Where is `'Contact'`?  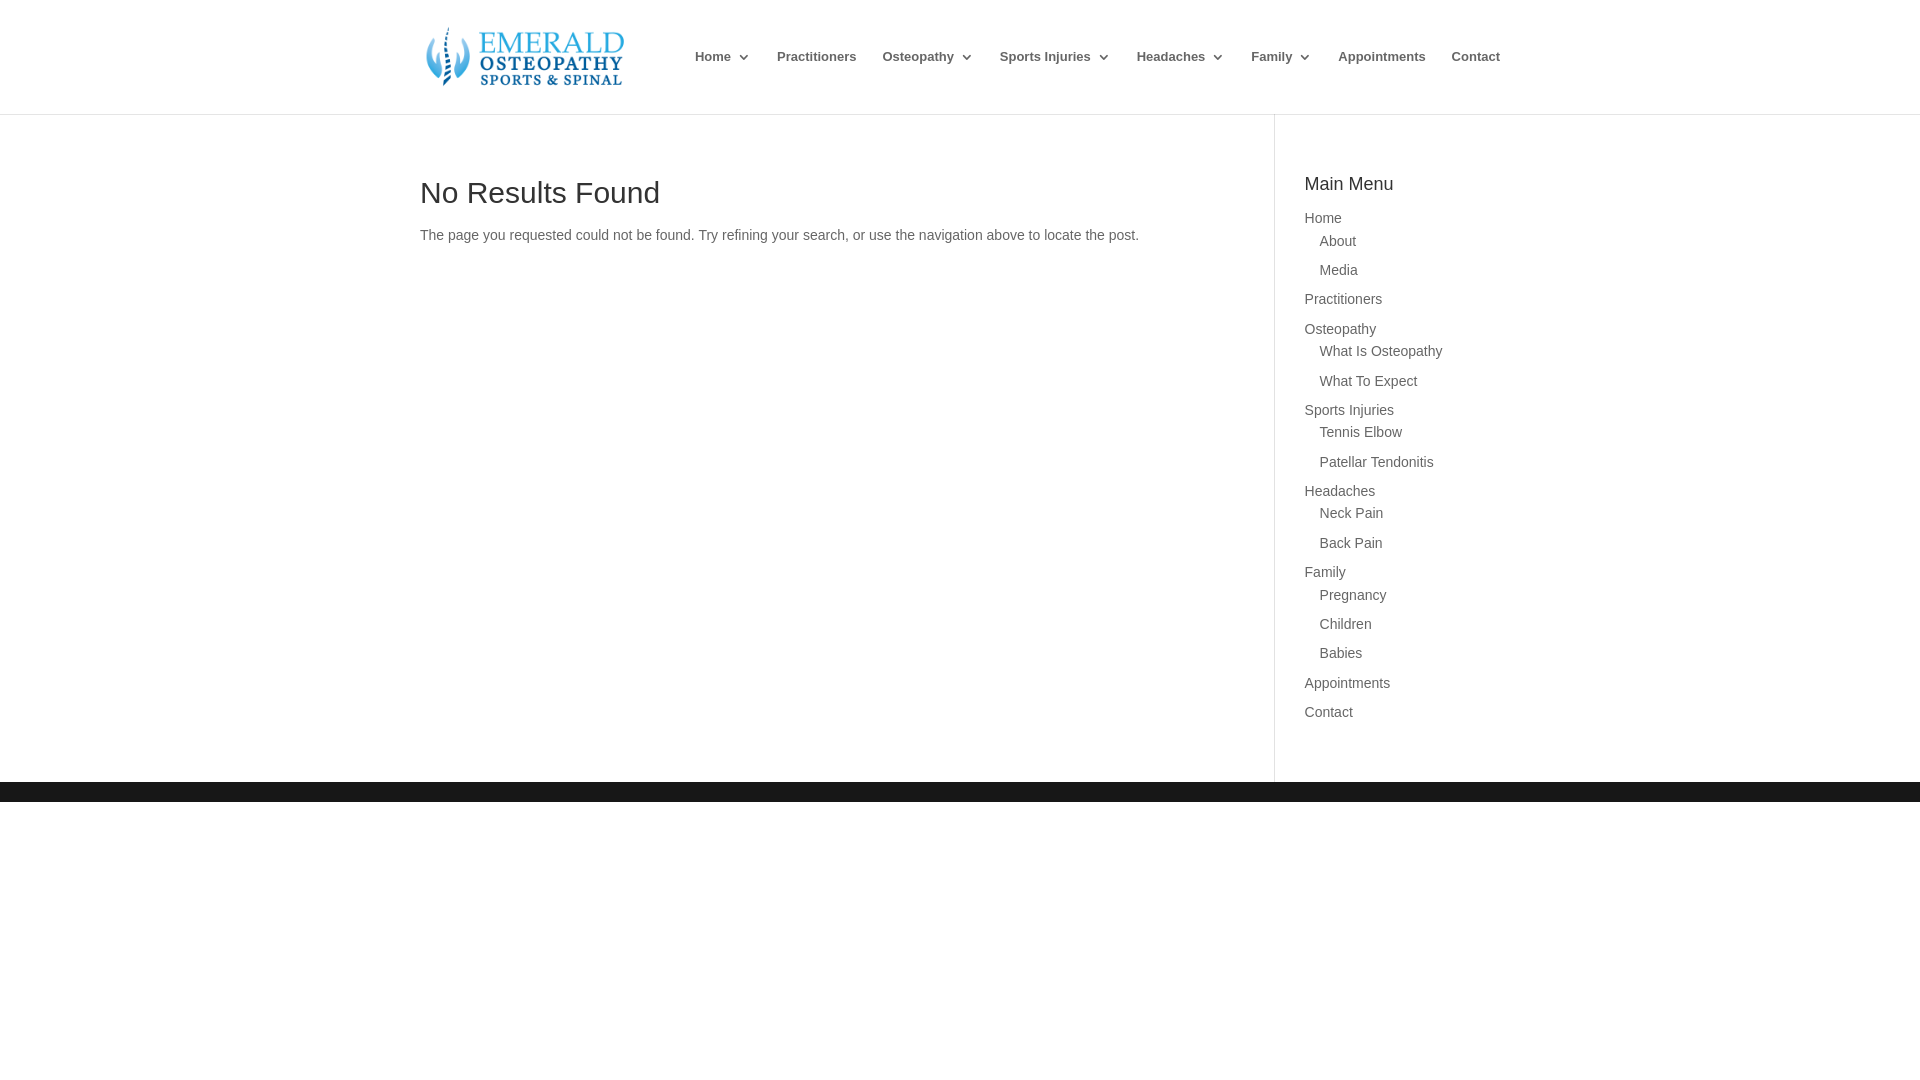
'Contact' is located at coordinates (1476, 80).